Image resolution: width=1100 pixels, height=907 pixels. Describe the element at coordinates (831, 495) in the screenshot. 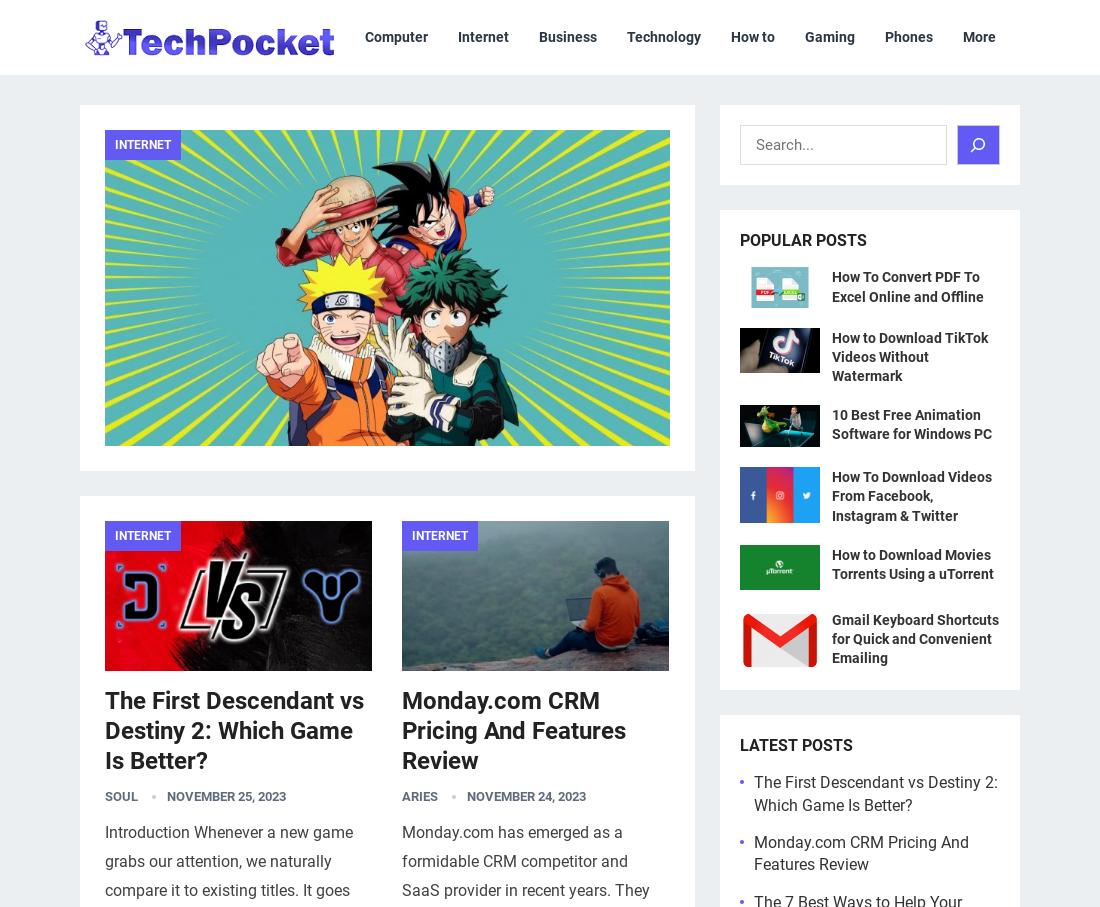

I see `'How To Download Videos From Facebook, Instagram & Twitter'` at that location.